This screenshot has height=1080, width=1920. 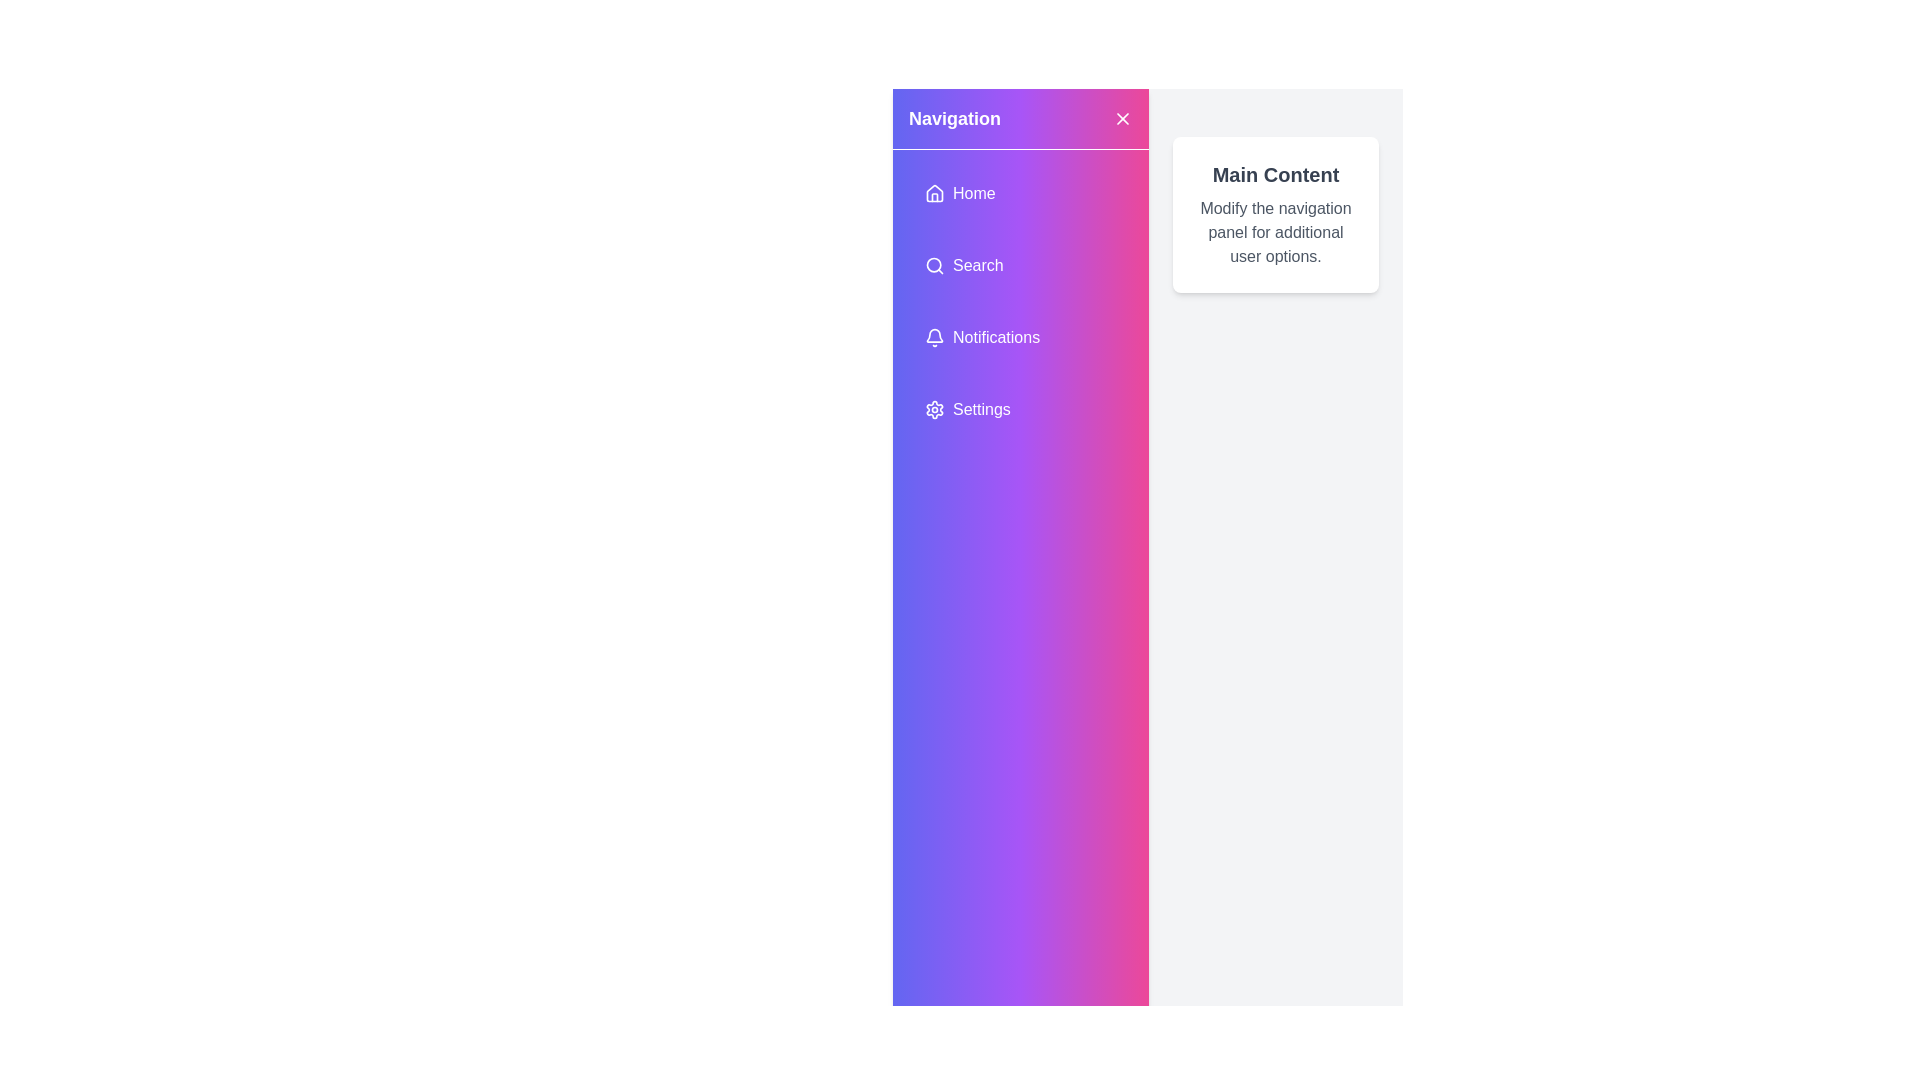 What do you see at coordinates (967, 408) in the screenshot?
I see `the fourth navigational menu button located beneath the 'Notifications' element` at bounding box center [967, 408].